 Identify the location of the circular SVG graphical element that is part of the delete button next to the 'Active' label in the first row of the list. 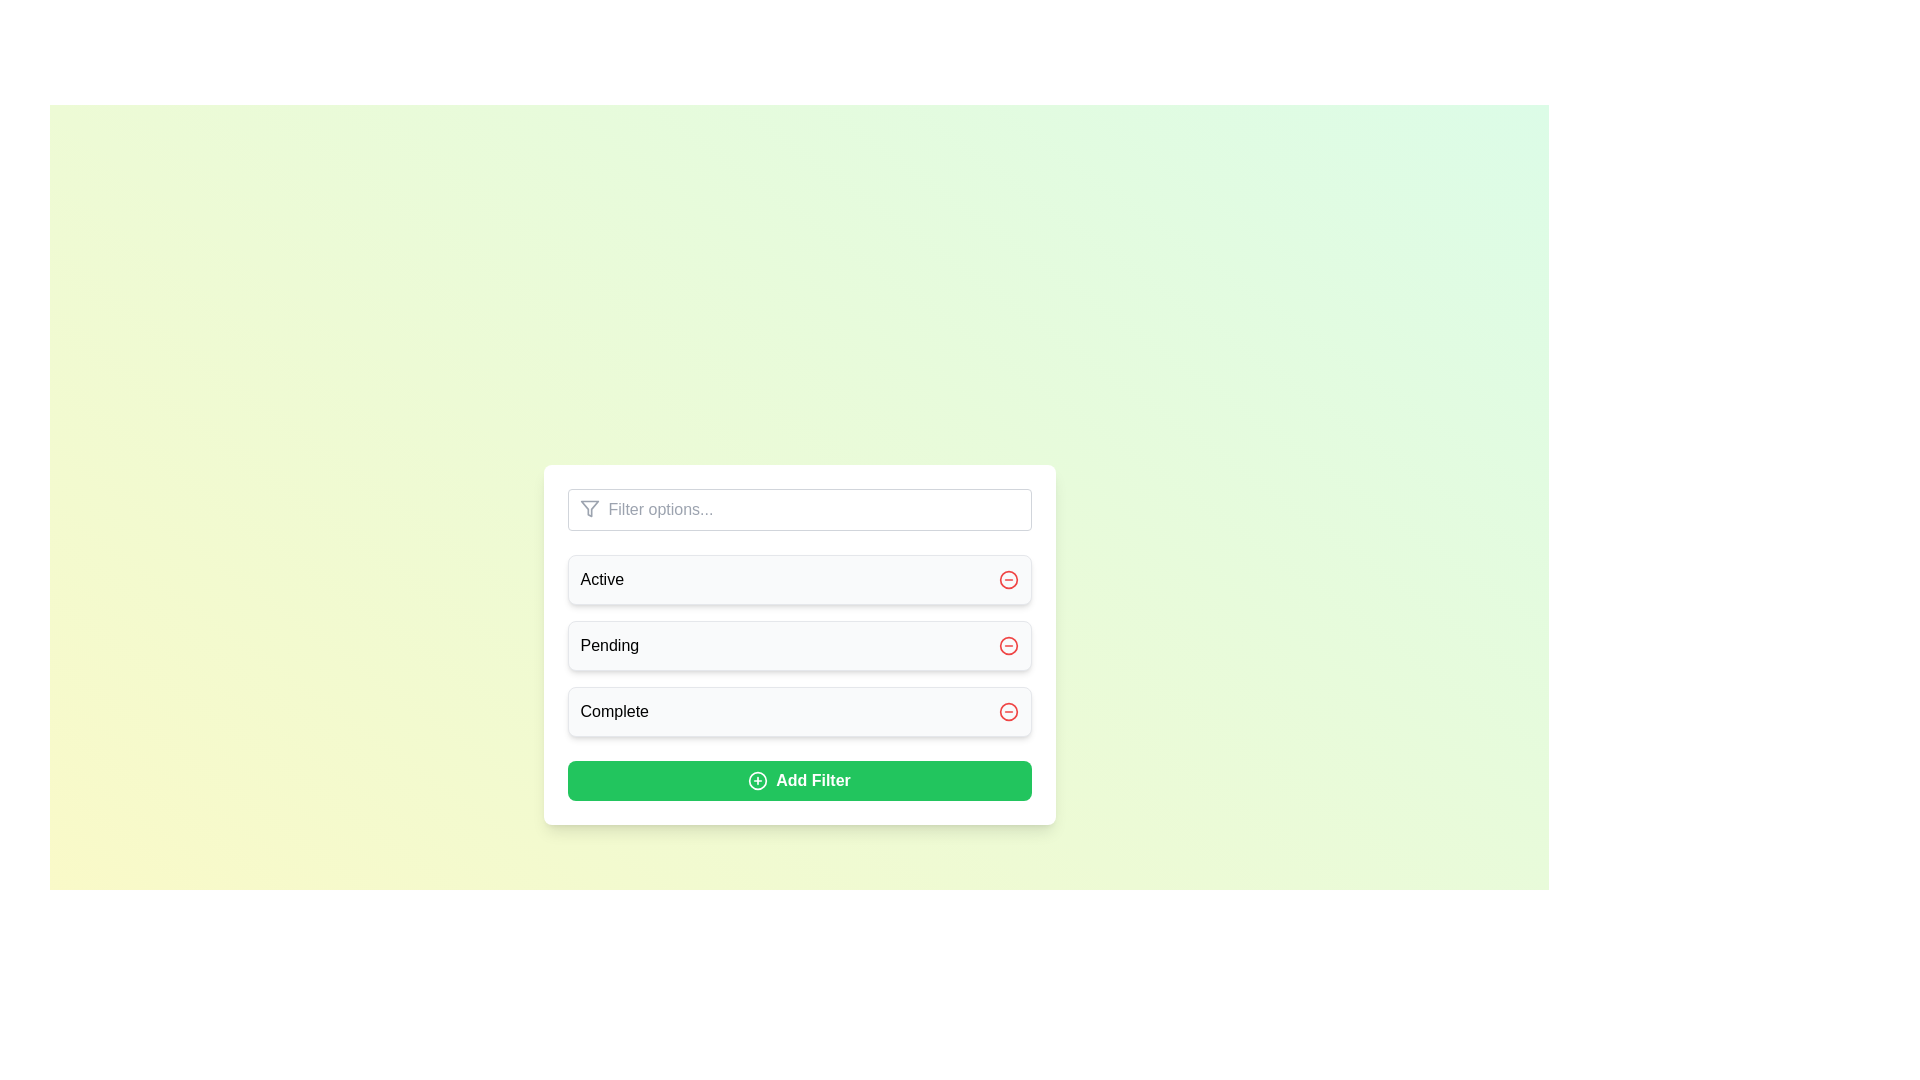
(1008, 579).